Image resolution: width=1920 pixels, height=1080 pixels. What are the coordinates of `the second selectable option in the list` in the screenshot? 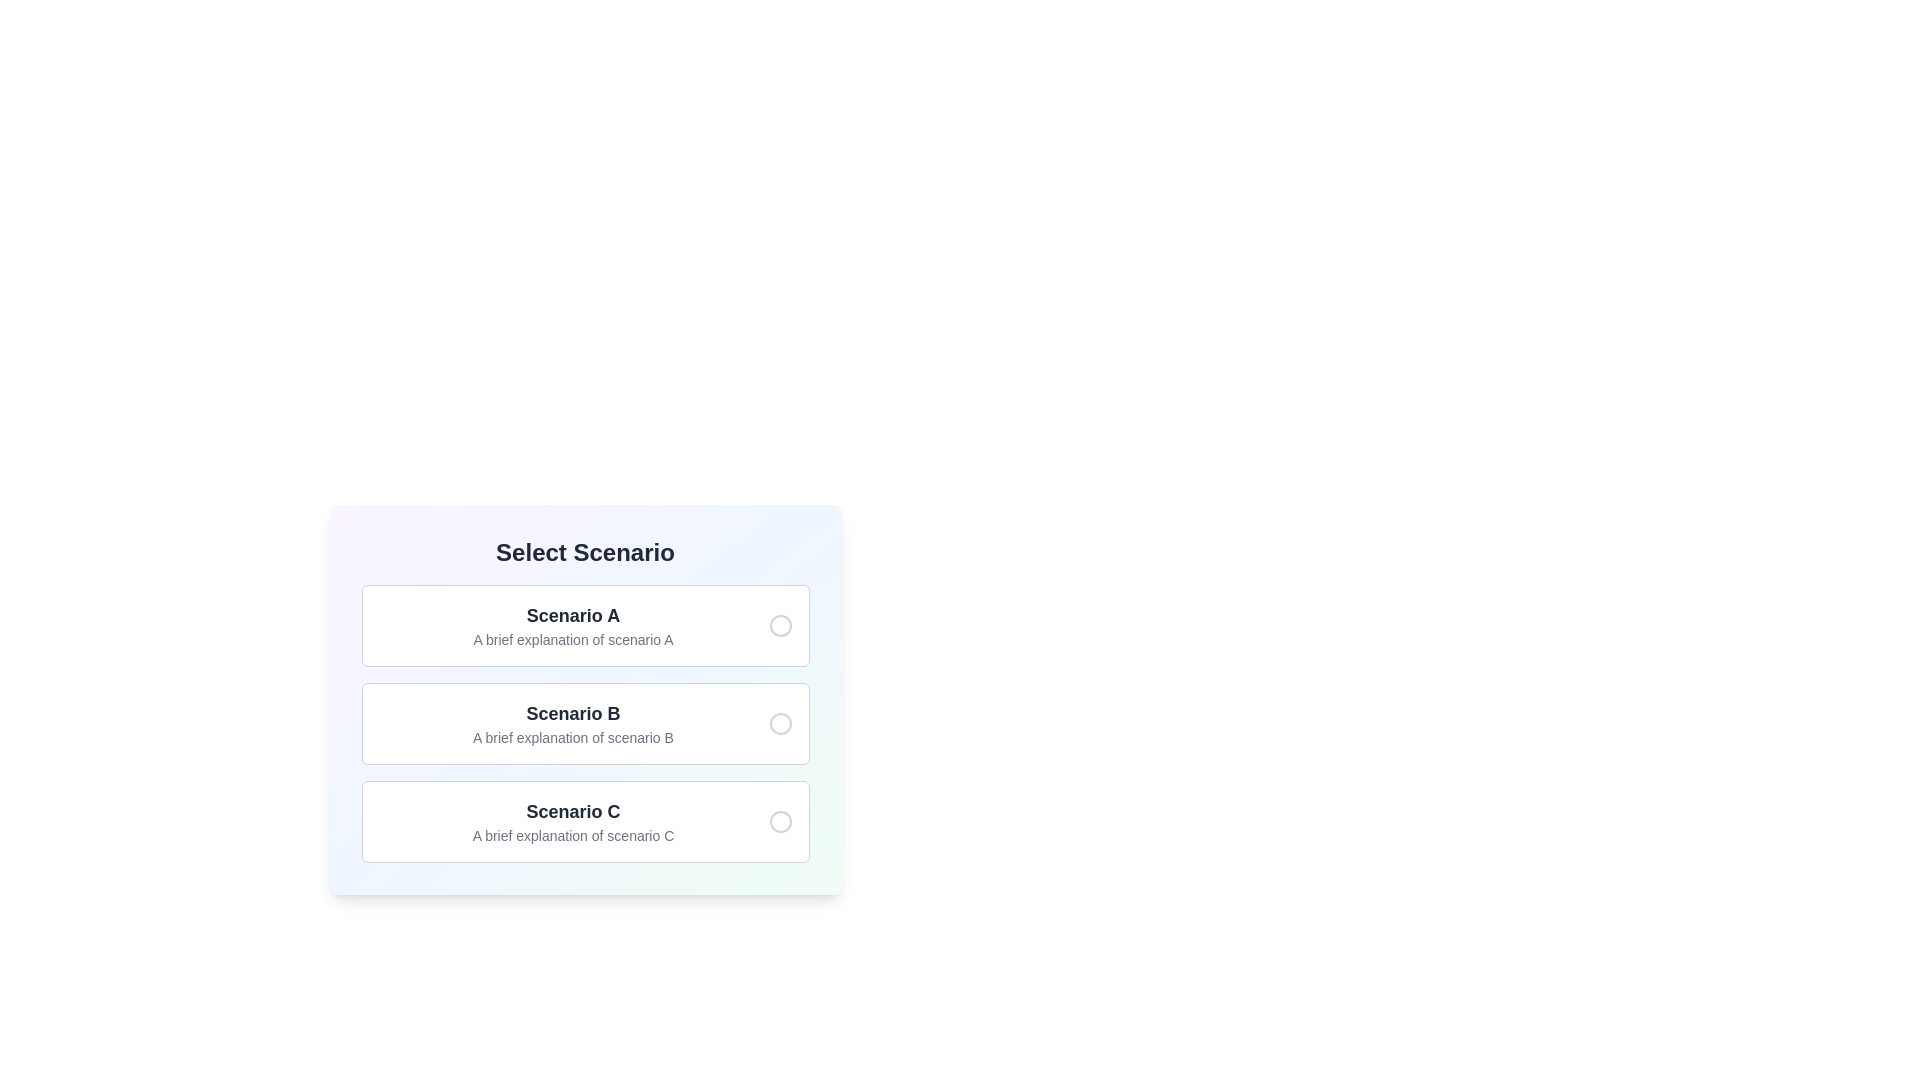 It's located at (584, 724).